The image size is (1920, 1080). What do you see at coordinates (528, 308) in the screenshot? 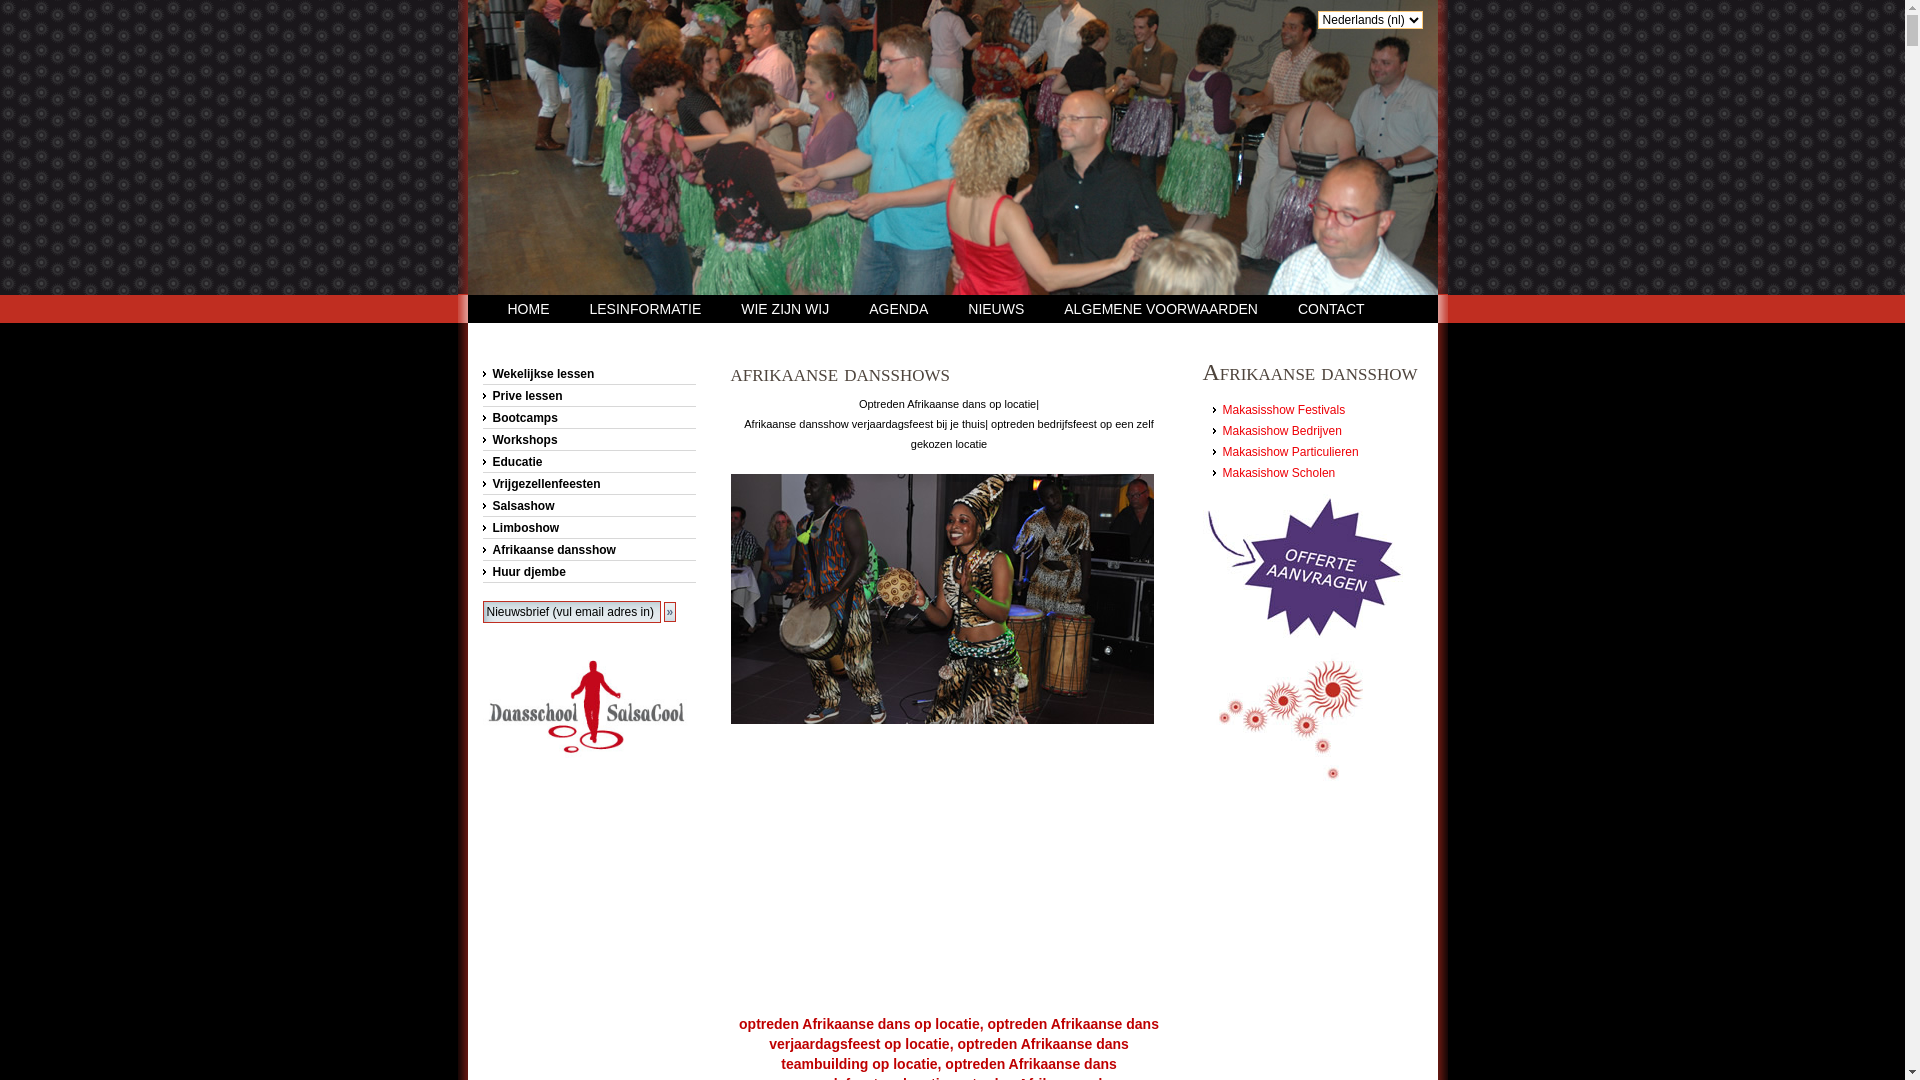
I see `'HOME'` at bounding box center [528, 308].